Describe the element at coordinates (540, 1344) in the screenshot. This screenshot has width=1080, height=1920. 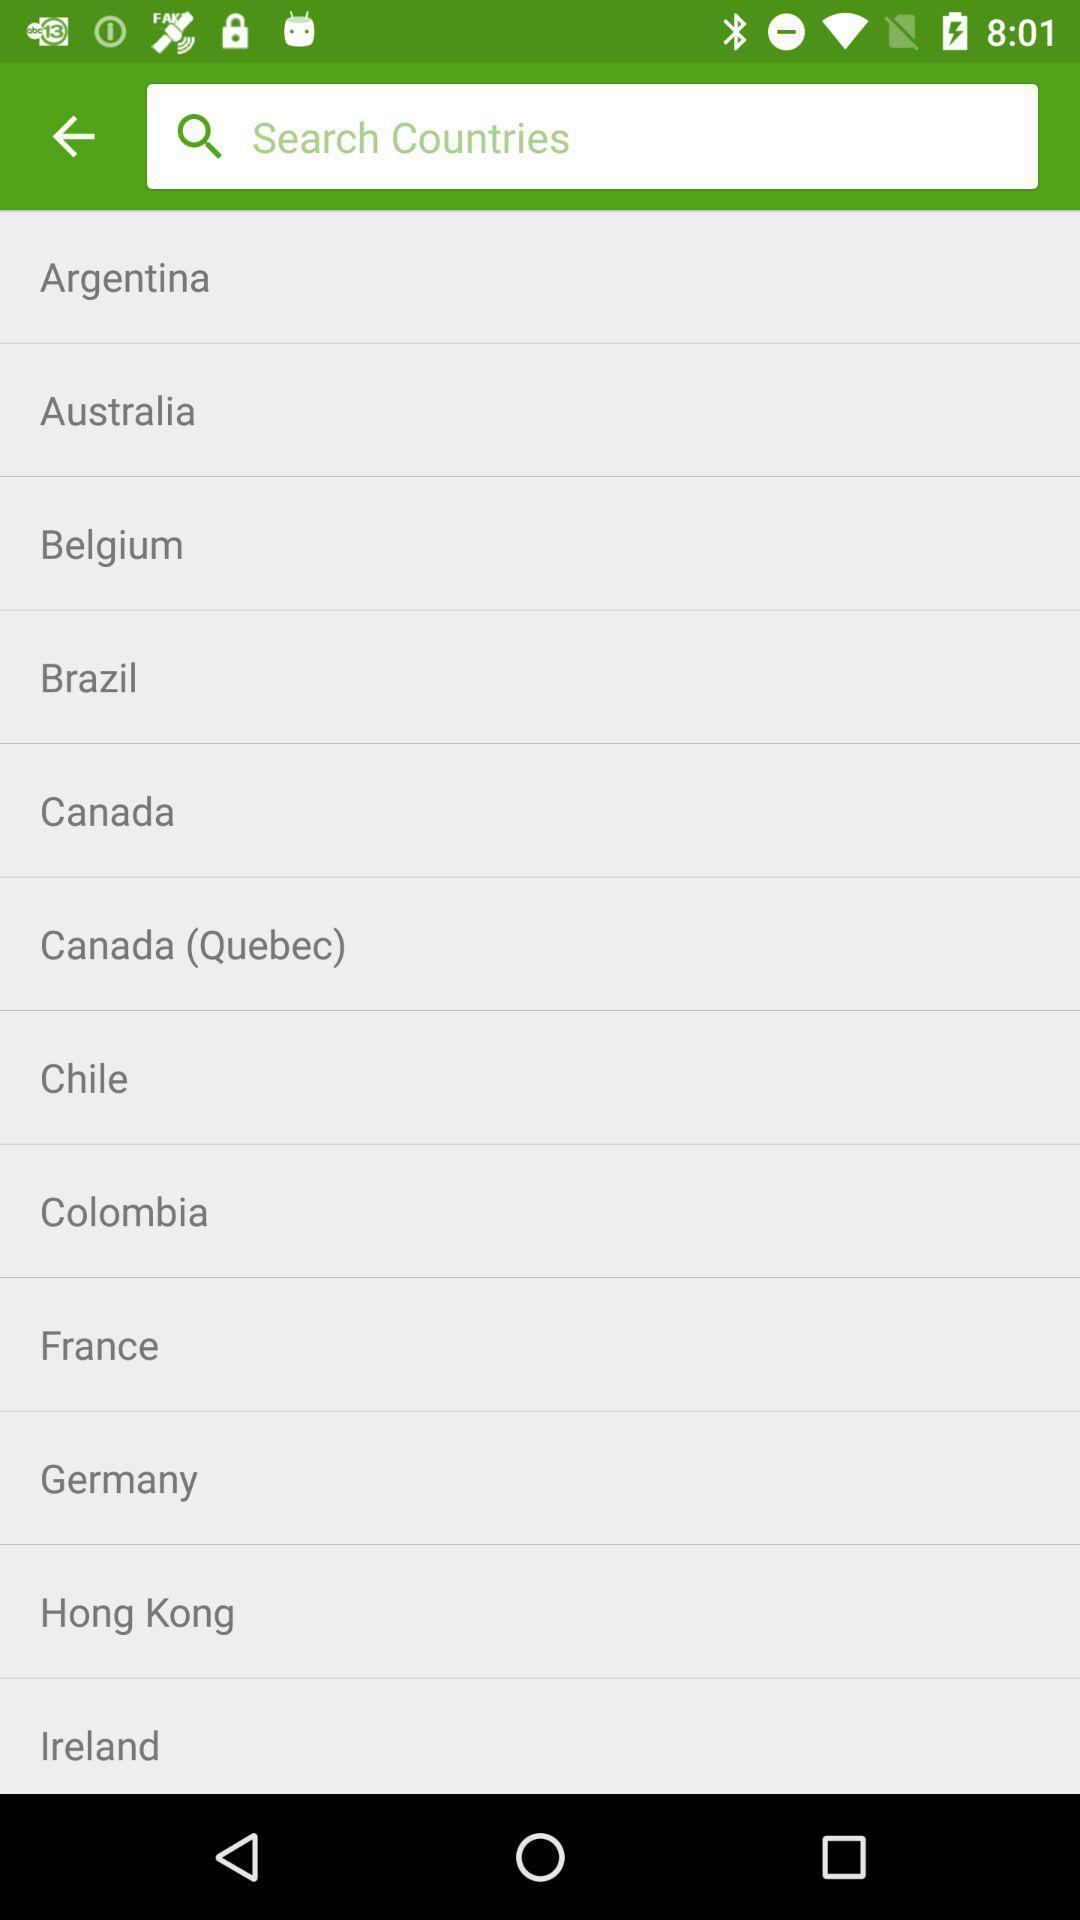
I see `france` at that location.